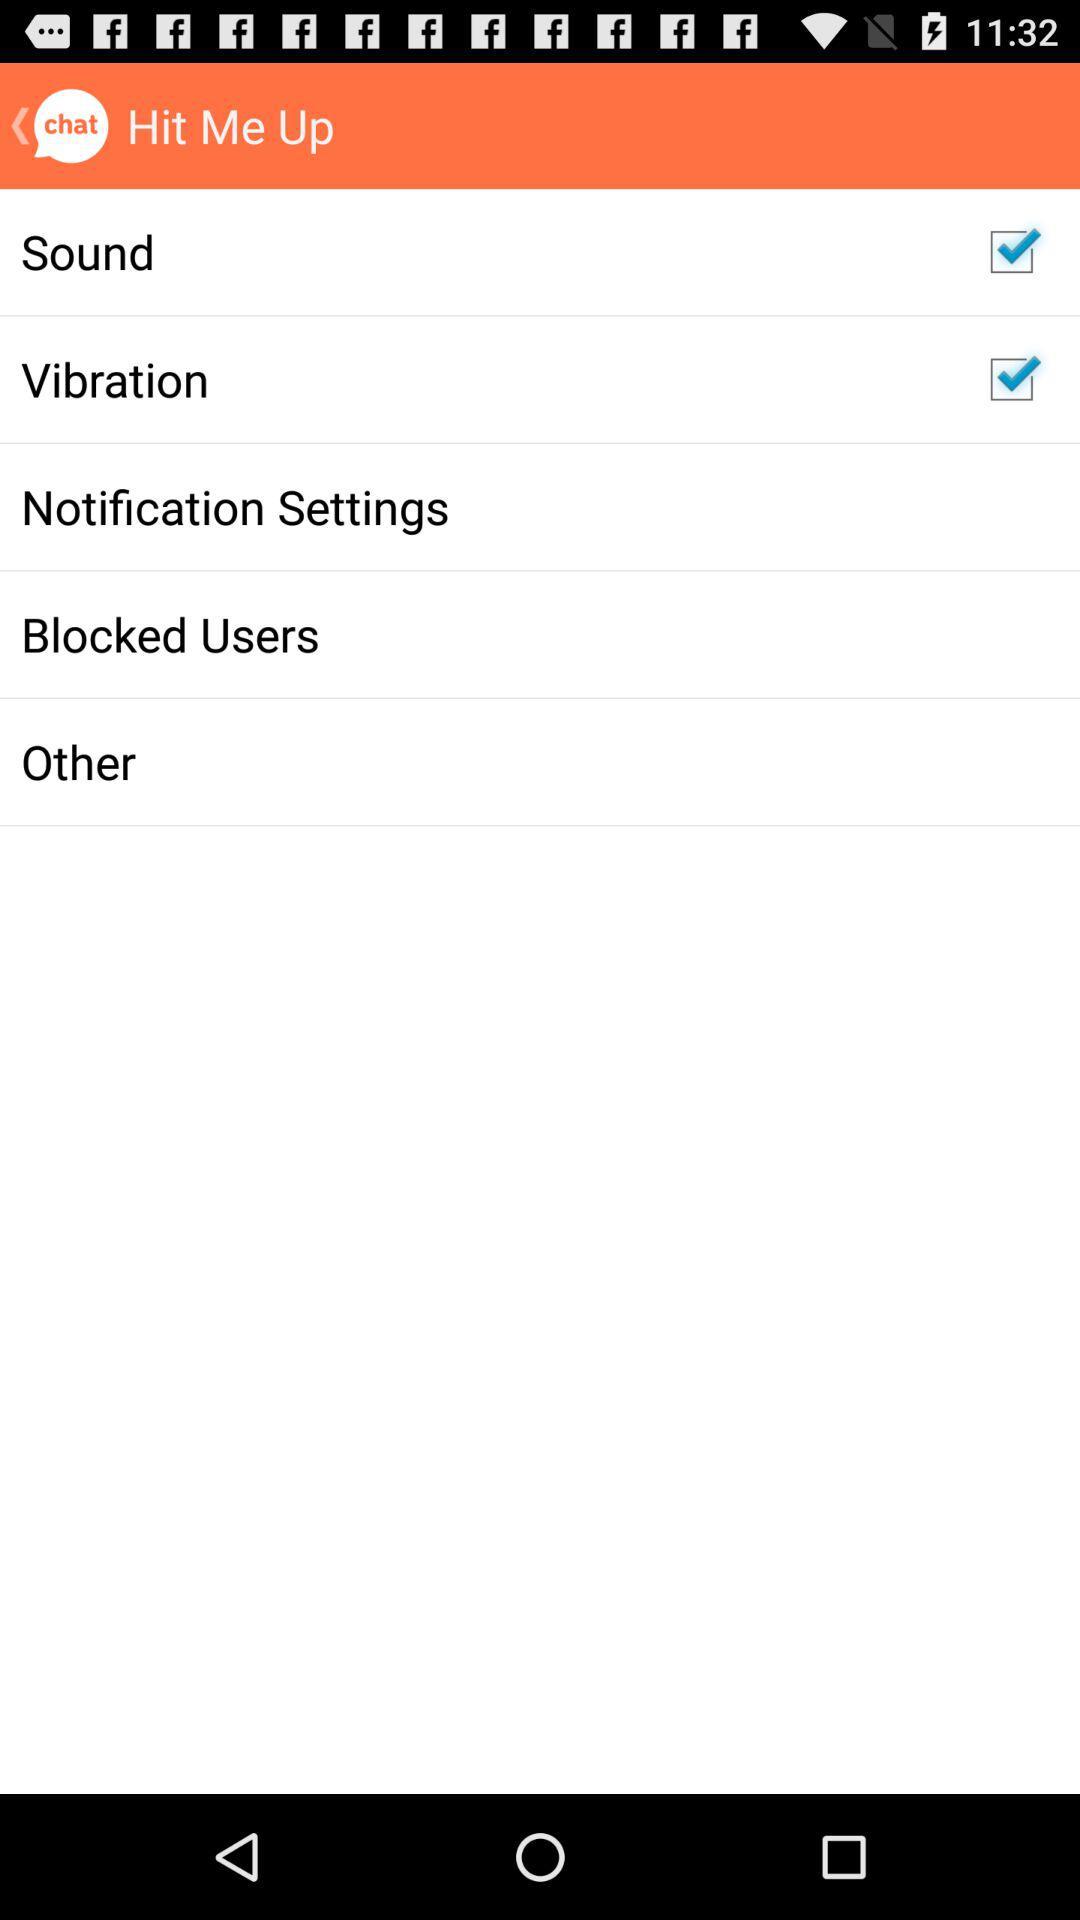  I want to click on vibration option, so click(1011, 379).